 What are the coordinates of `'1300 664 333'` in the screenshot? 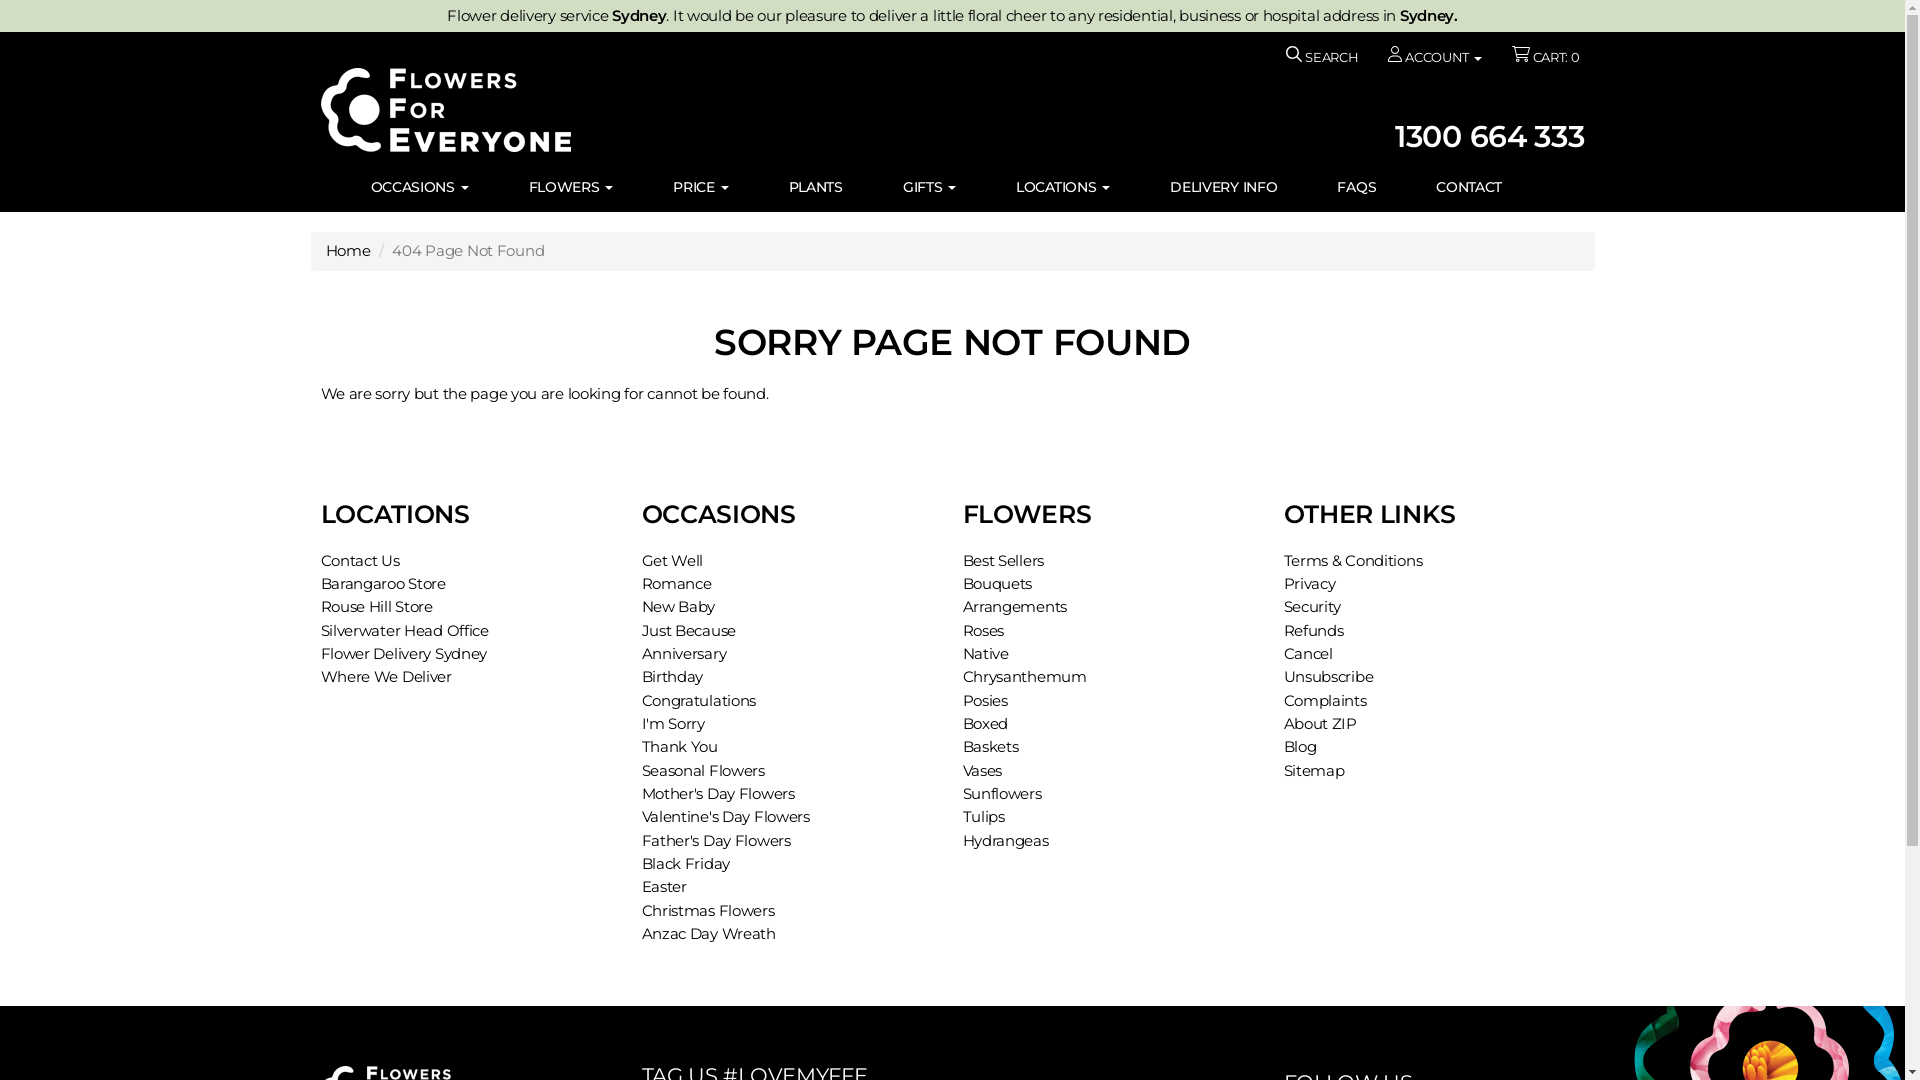 It's located at (1489, 135).